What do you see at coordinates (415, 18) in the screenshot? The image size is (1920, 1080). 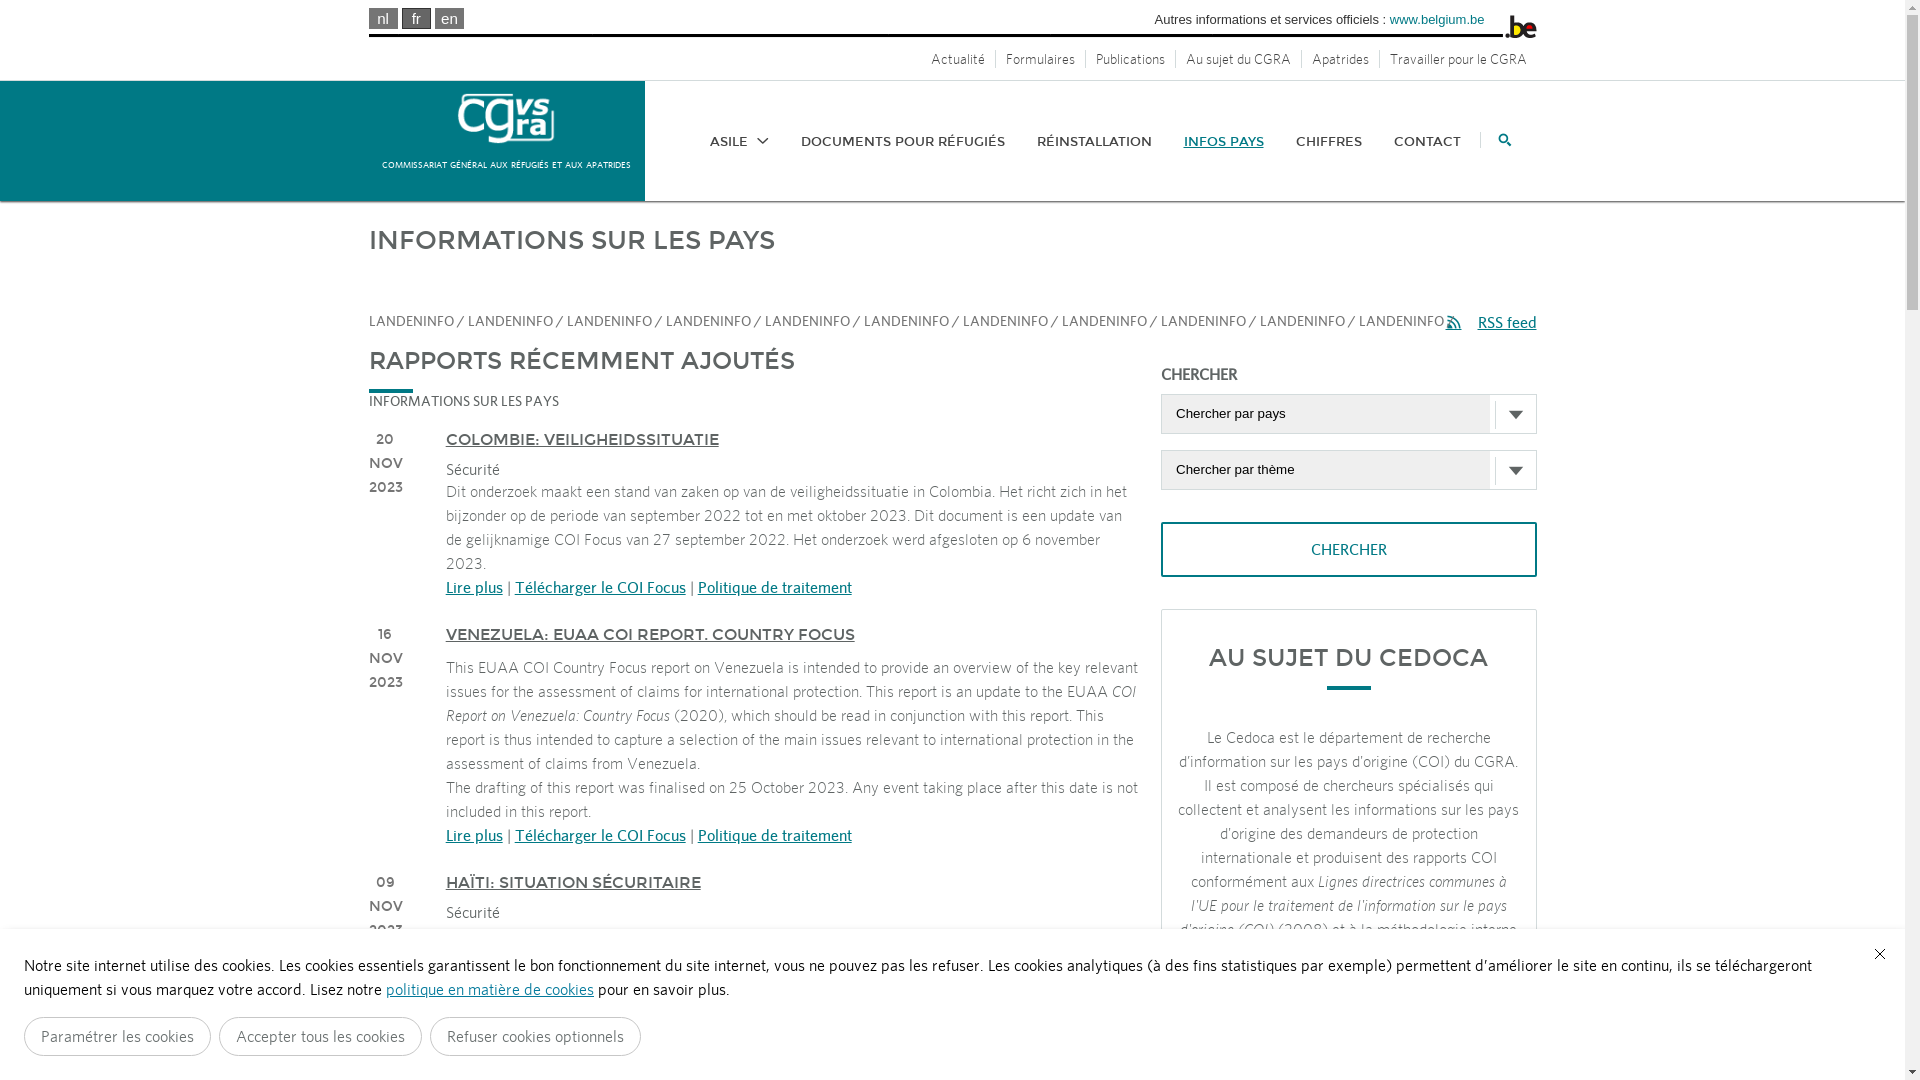 I see `'fr'` at bounding box center [415, 18].